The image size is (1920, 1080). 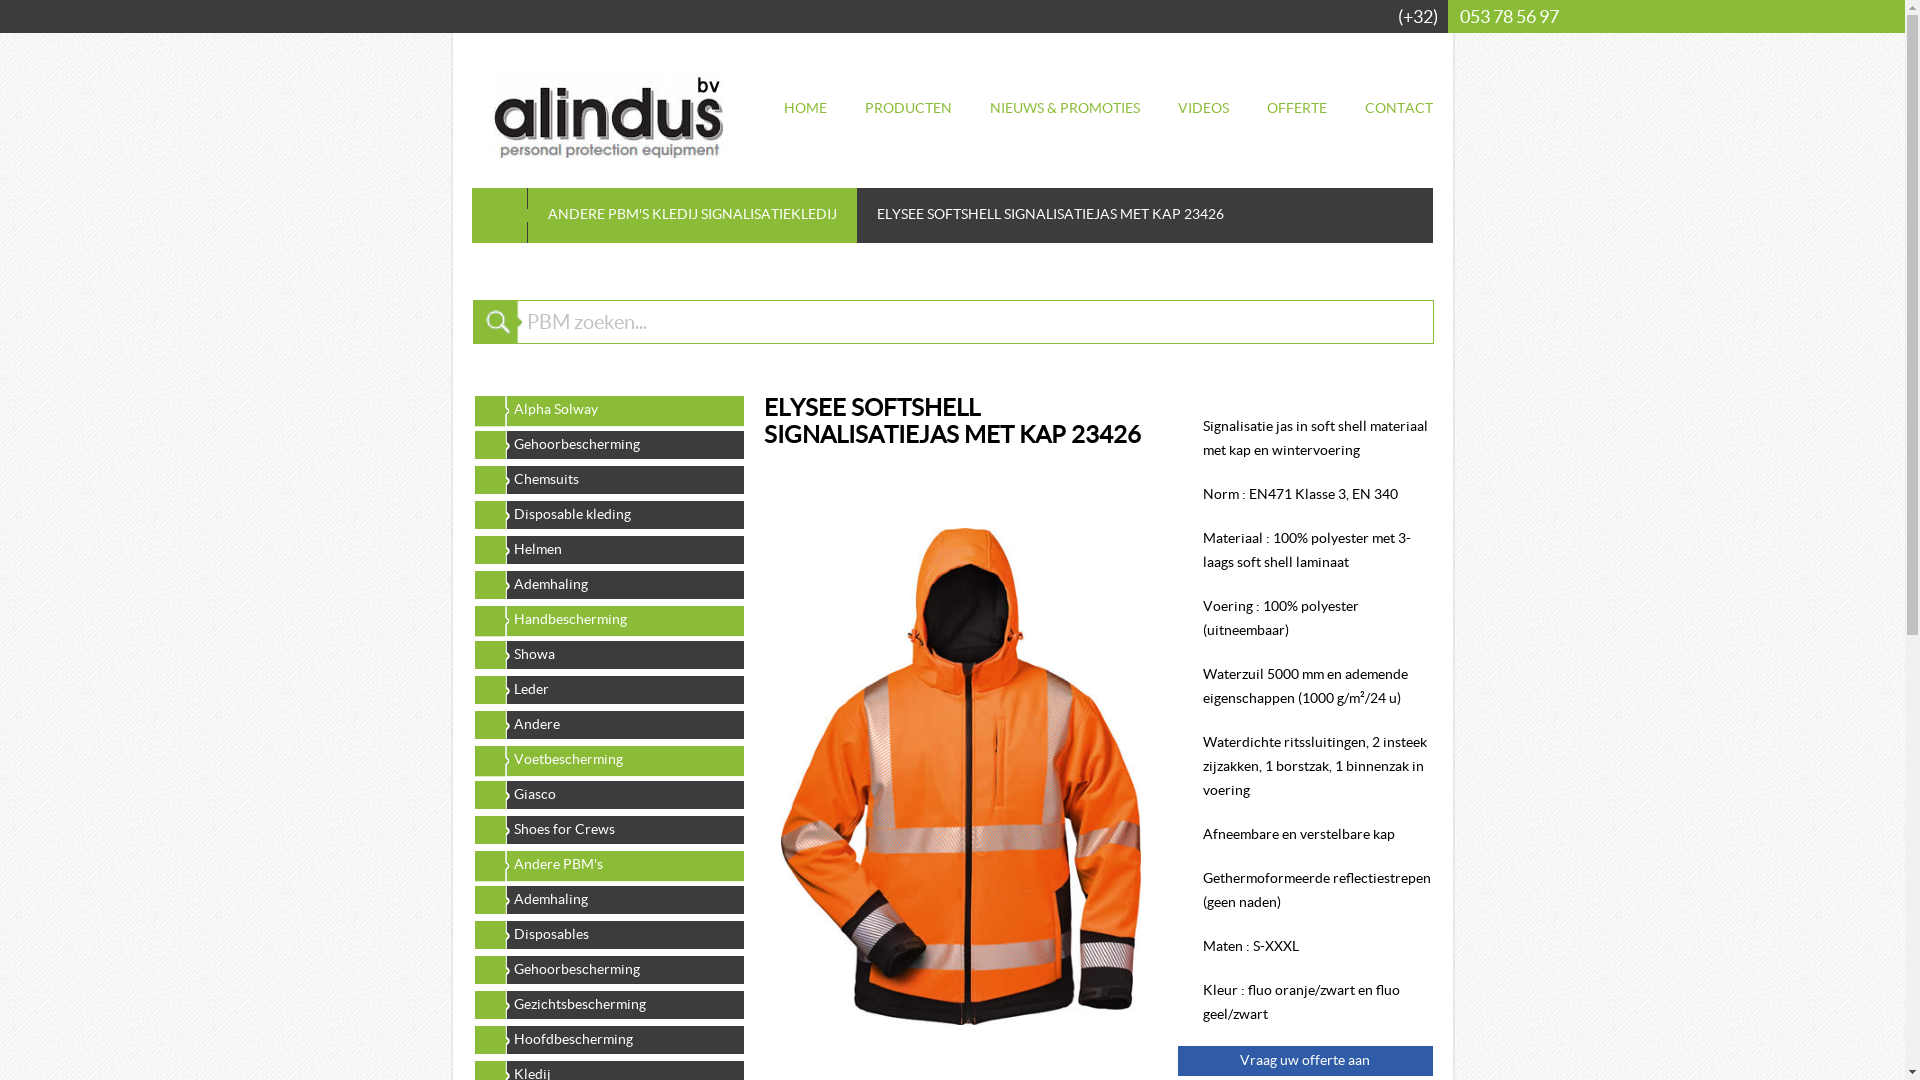 What do you see at coordinates (606, 654) in the screenshot?
I see `'Showa'` at bounding box center [606, 654].